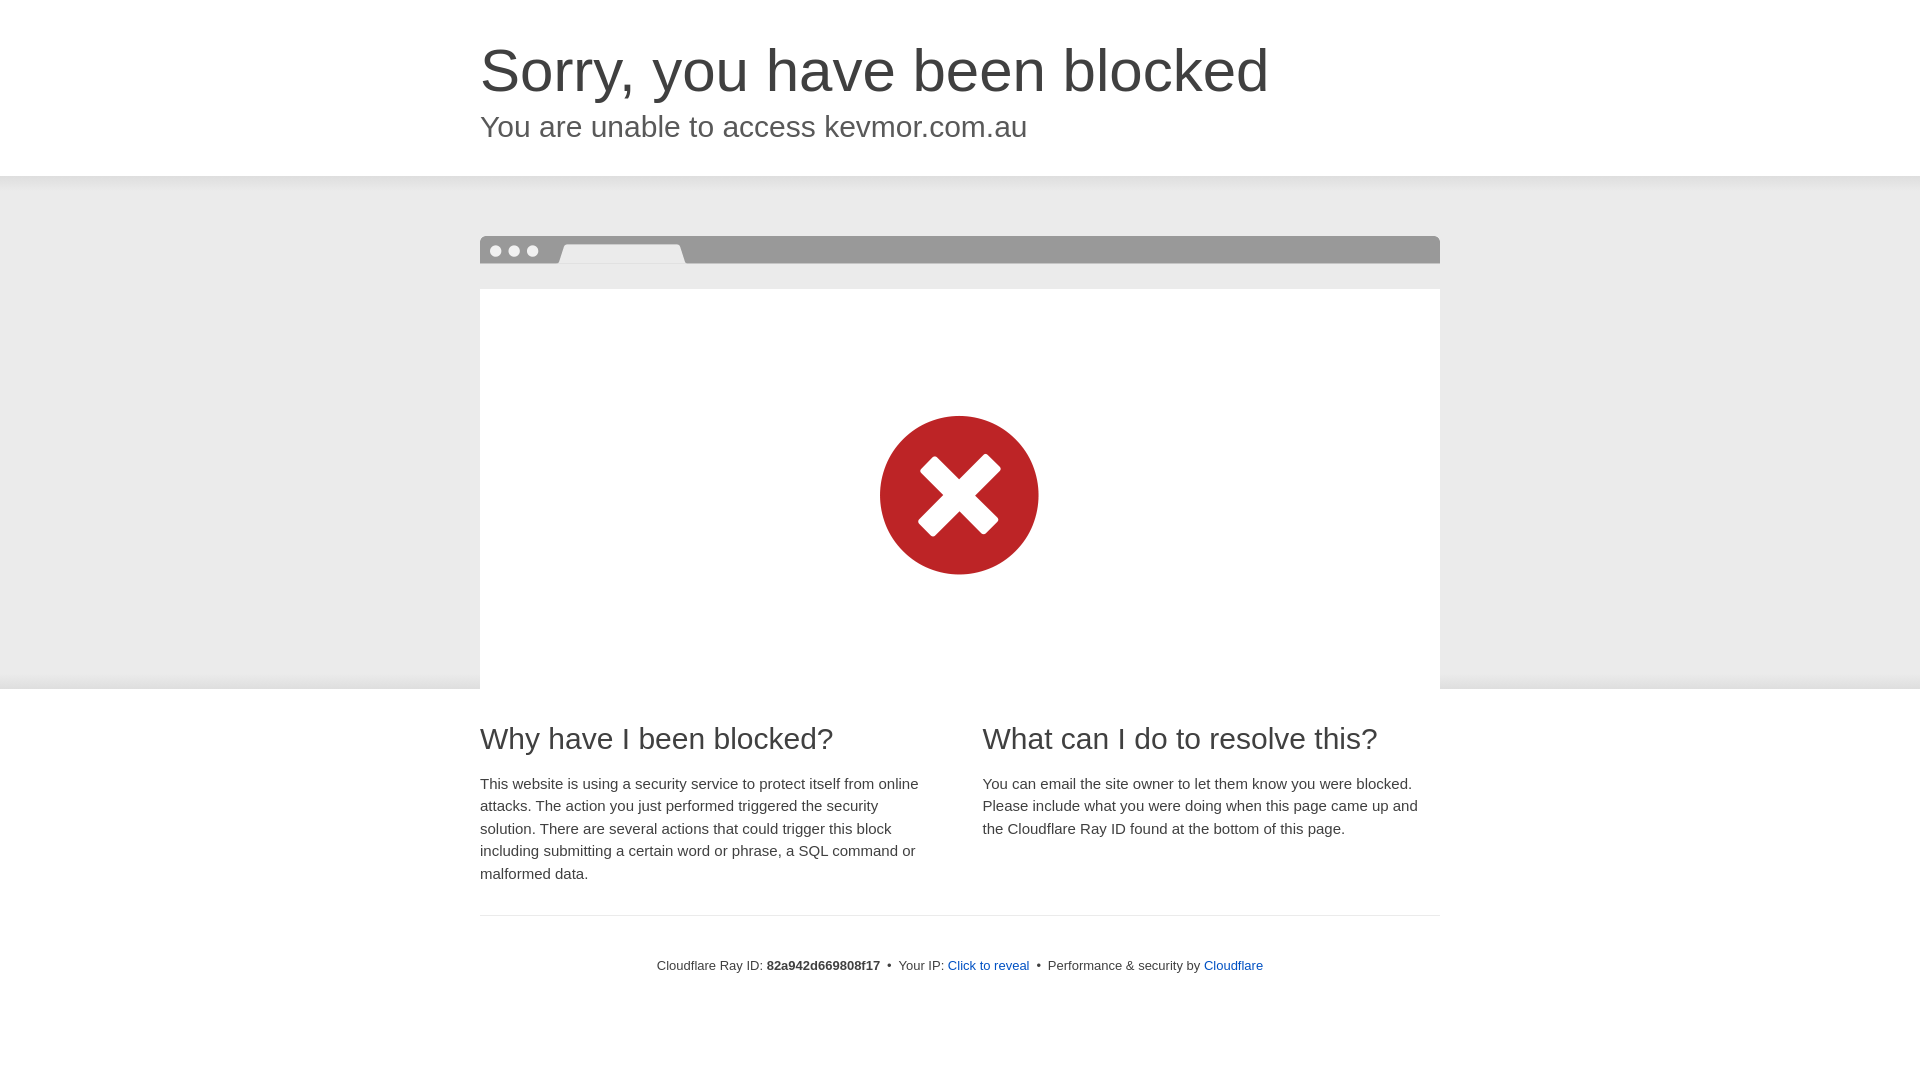 The height and width of the screenshot is (1080, 1920). What do you see at coordinates (1232, 964) in the screenshot?
I see `'Cloudflare'` at bounding box center [1232, 964].